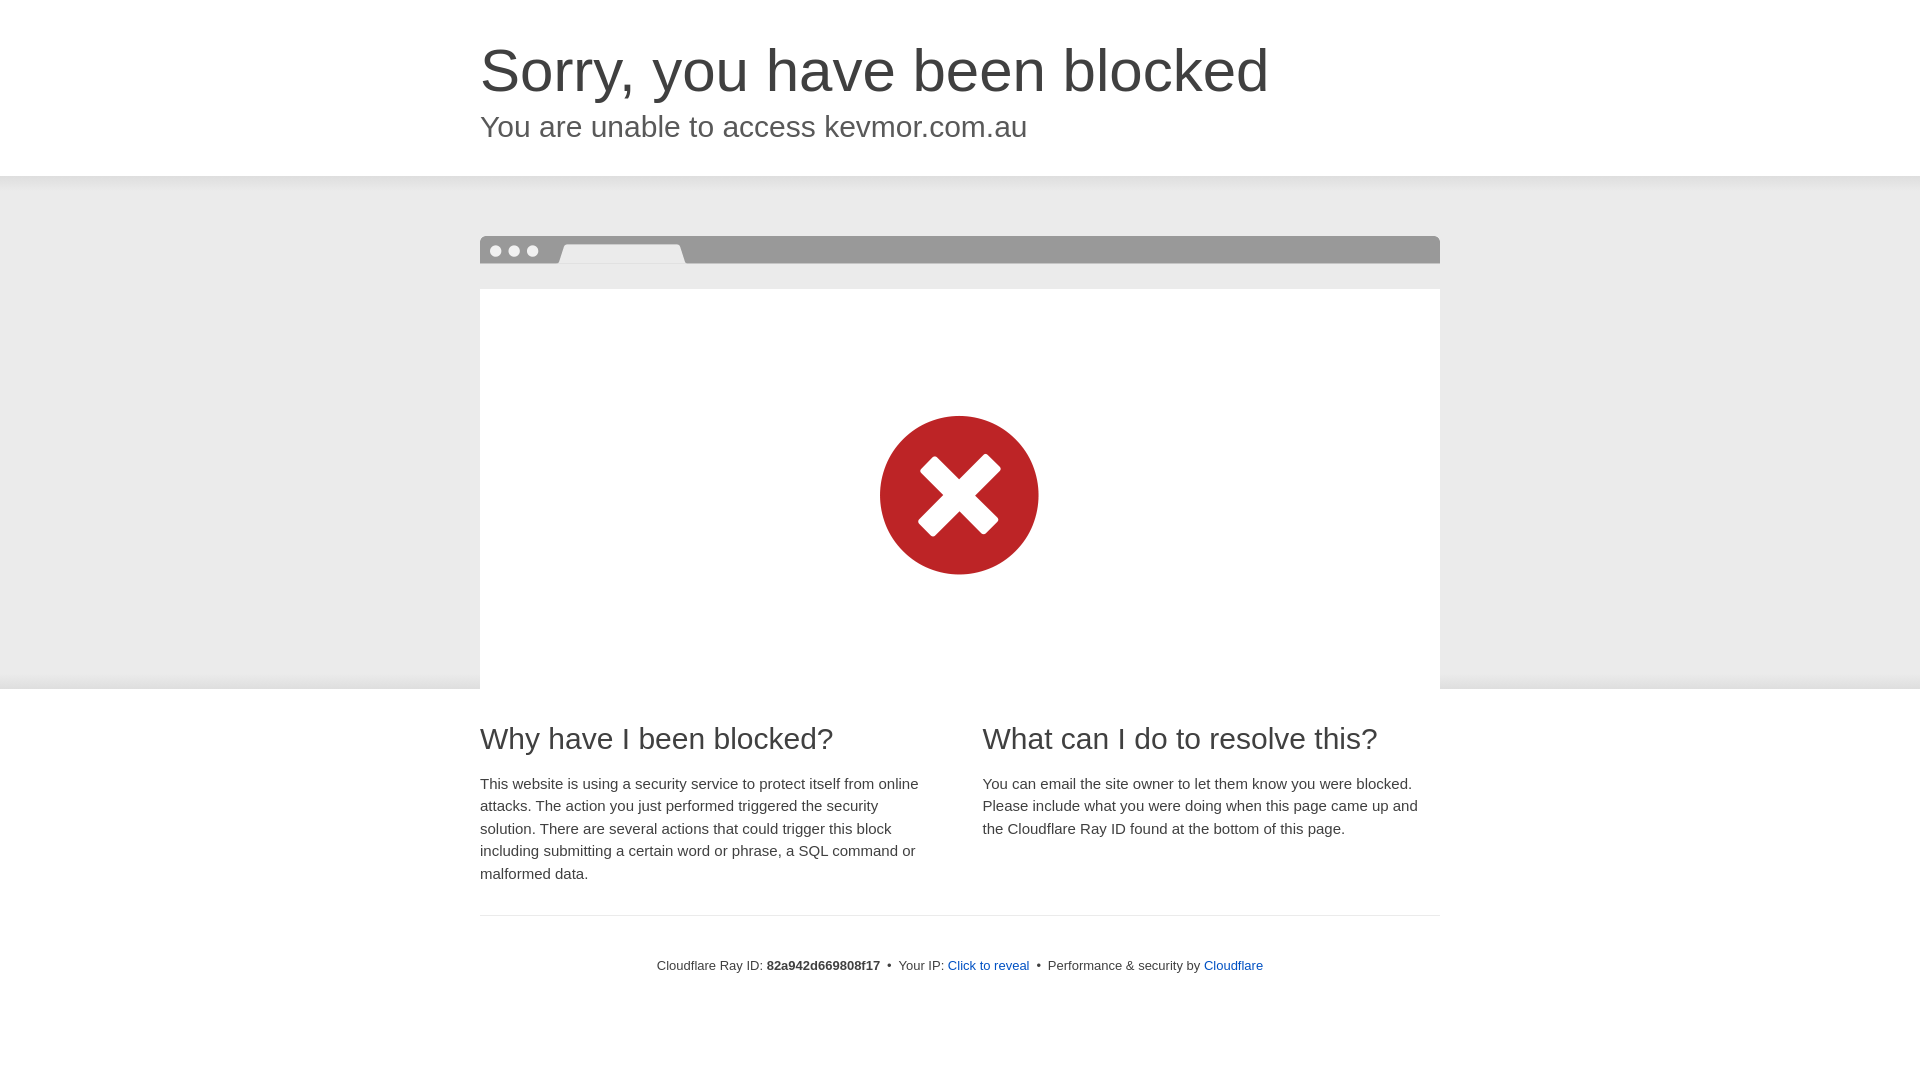 The height and width of the screenshot is (1080, 1920). What do you see at coordinates (1232, 964) in the screenshot?
I see `'Cloudflare'` at bounding box center [1232, 964].